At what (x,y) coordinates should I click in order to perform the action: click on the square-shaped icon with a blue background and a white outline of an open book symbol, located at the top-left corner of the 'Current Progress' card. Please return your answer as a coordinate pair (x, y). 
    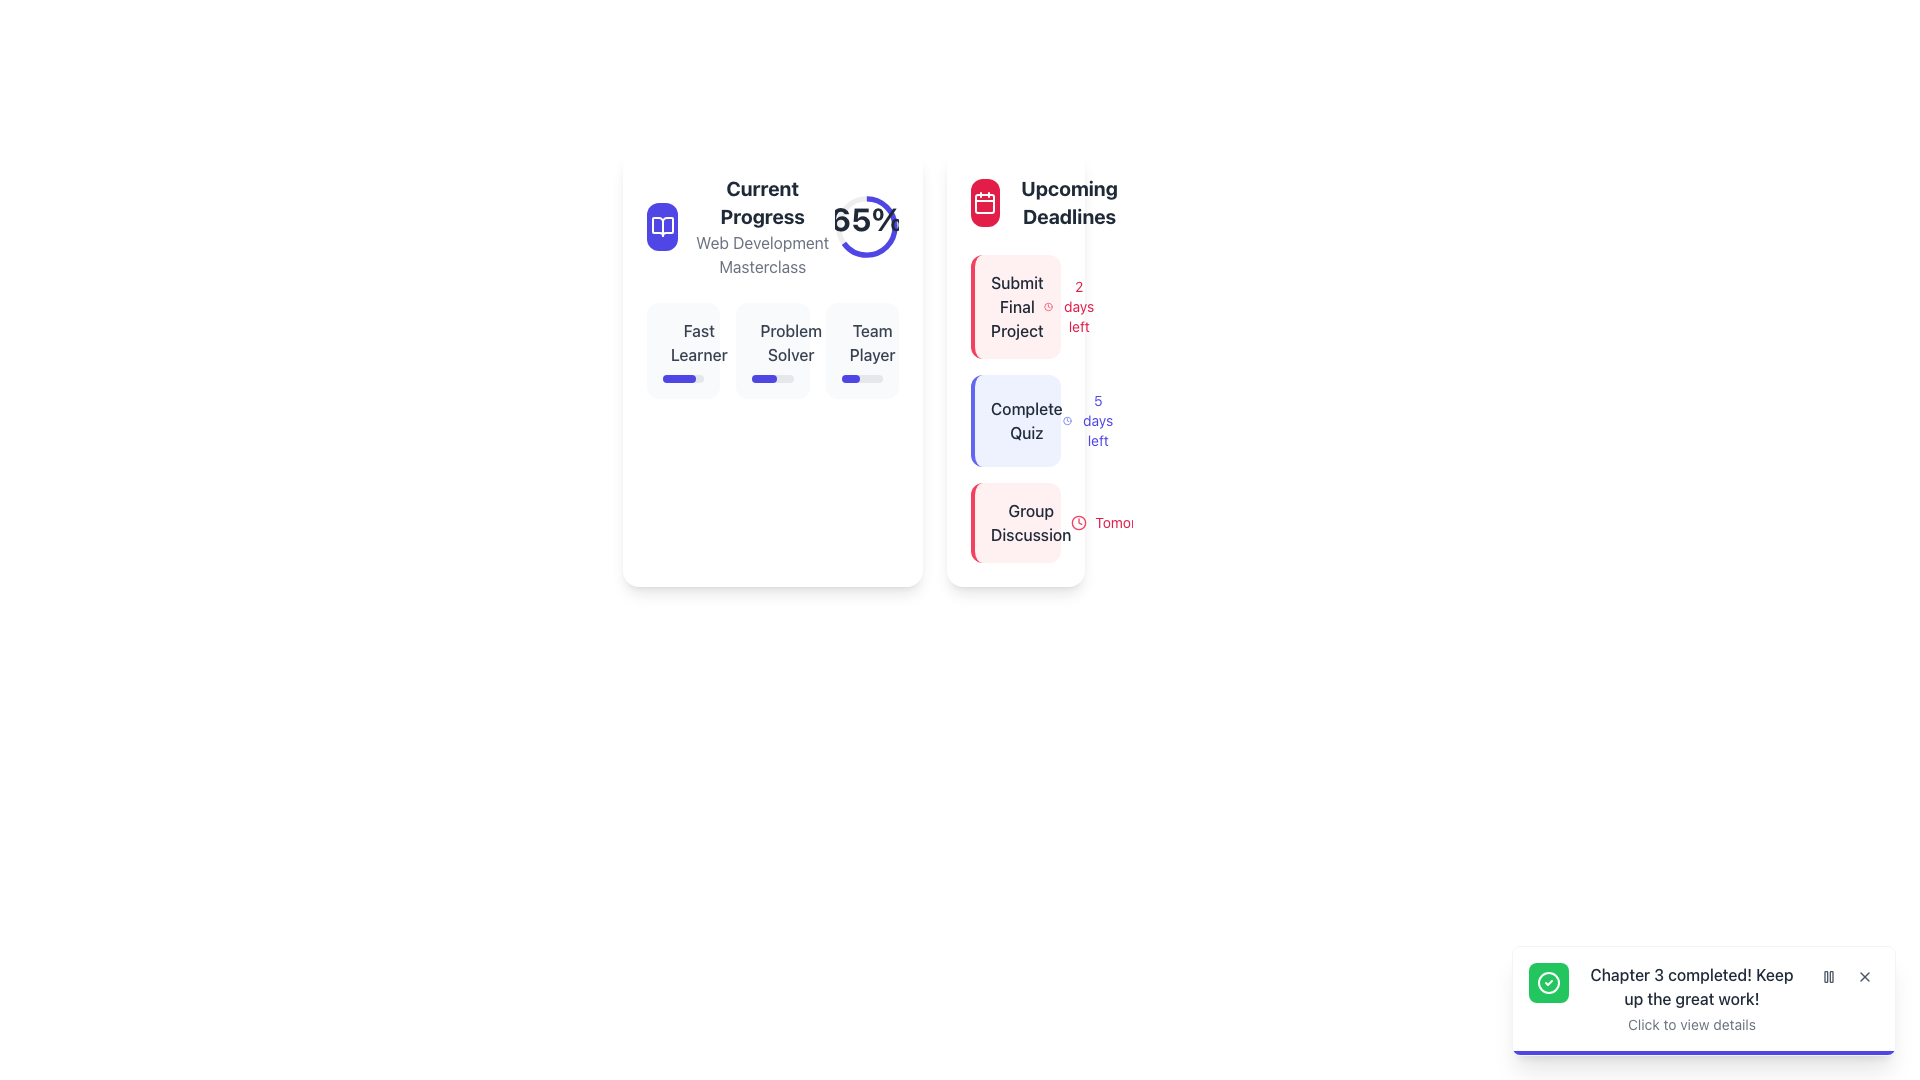
    Looking at the image, I should click on (662, 226).